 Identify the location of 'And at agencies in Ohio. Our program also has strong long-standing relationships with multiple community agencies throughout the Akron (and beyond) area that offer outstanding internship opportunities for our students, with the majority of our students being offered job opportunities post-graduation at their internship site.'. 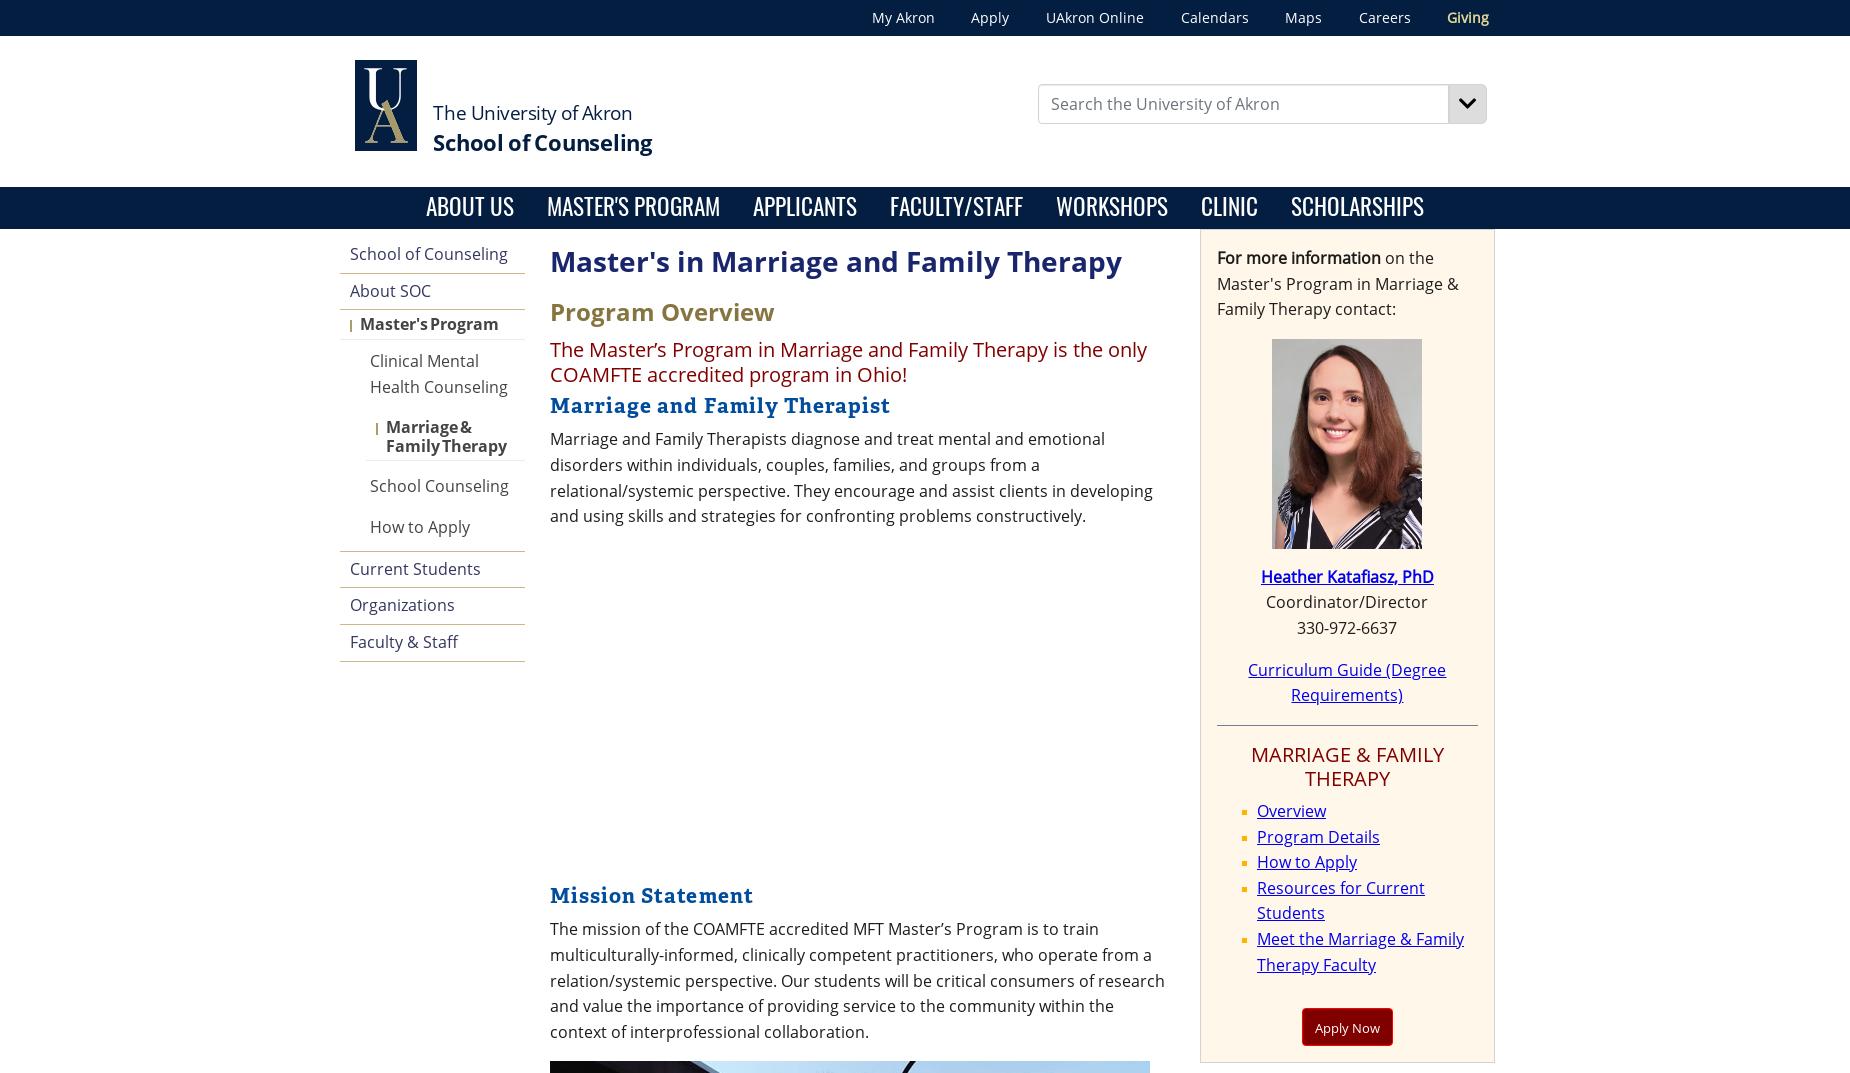
(895, 720).